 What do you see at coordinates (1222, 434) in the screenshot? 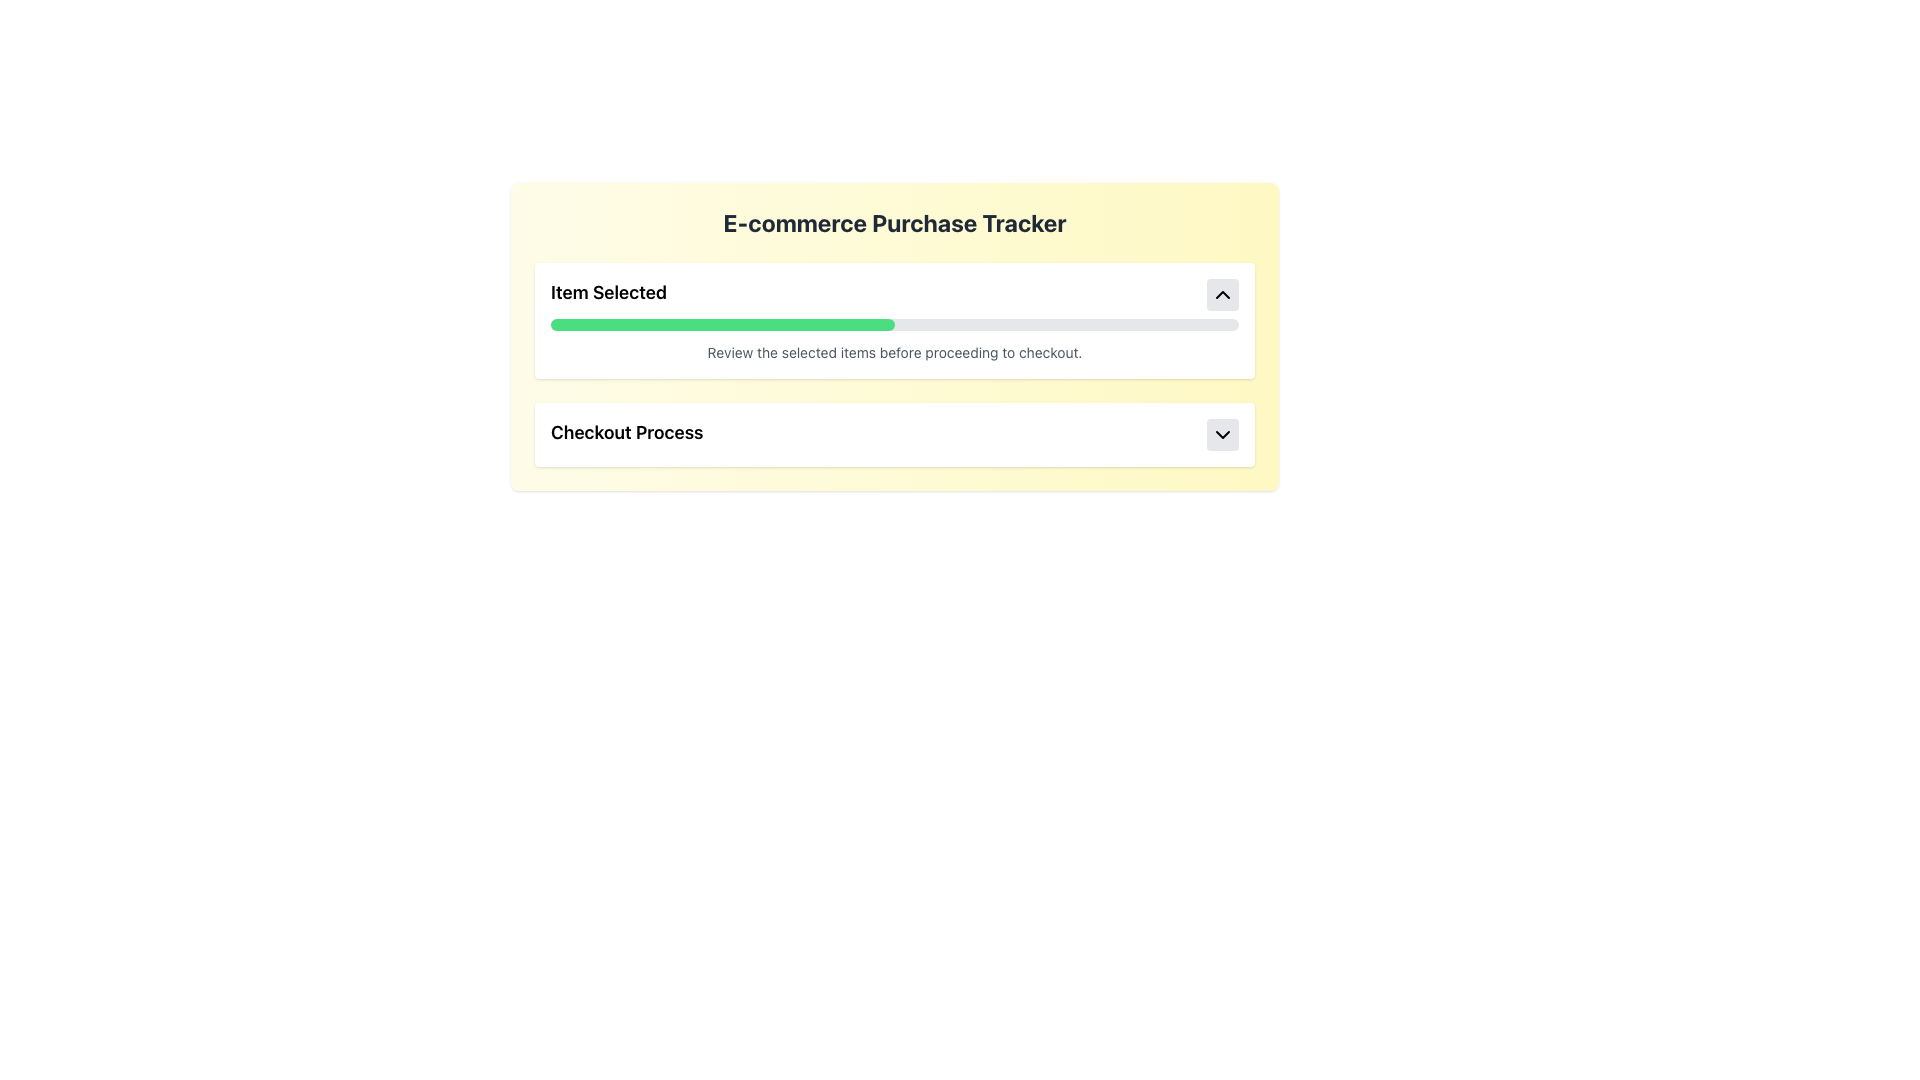
I see `the chevron icon located in the bottom right of the 'Checkout Process' section` at bounding box center [1222, 434].